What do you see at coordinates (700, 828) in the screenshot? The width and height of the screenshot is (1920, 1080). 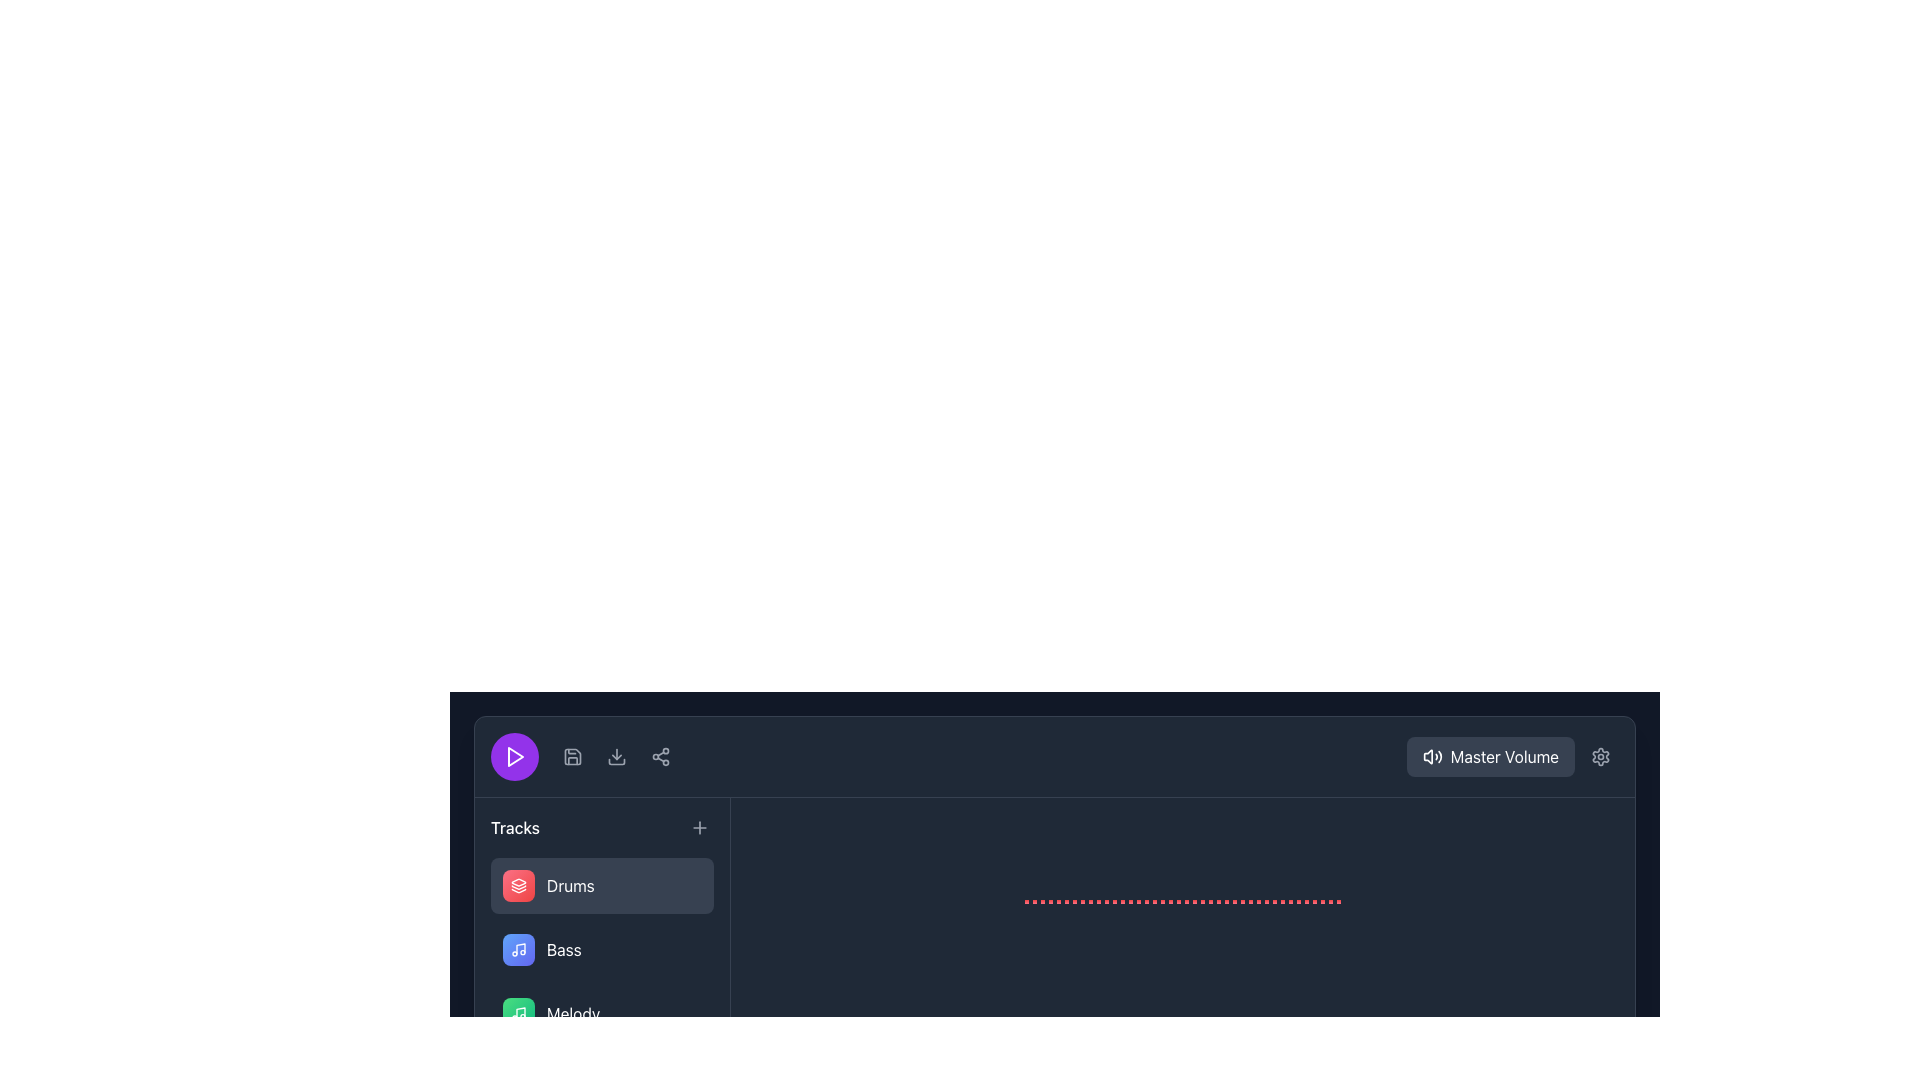 I see `the plus icon button located in the upper-right corner of the 'Tracks' section` at bounding box center [700, 828].